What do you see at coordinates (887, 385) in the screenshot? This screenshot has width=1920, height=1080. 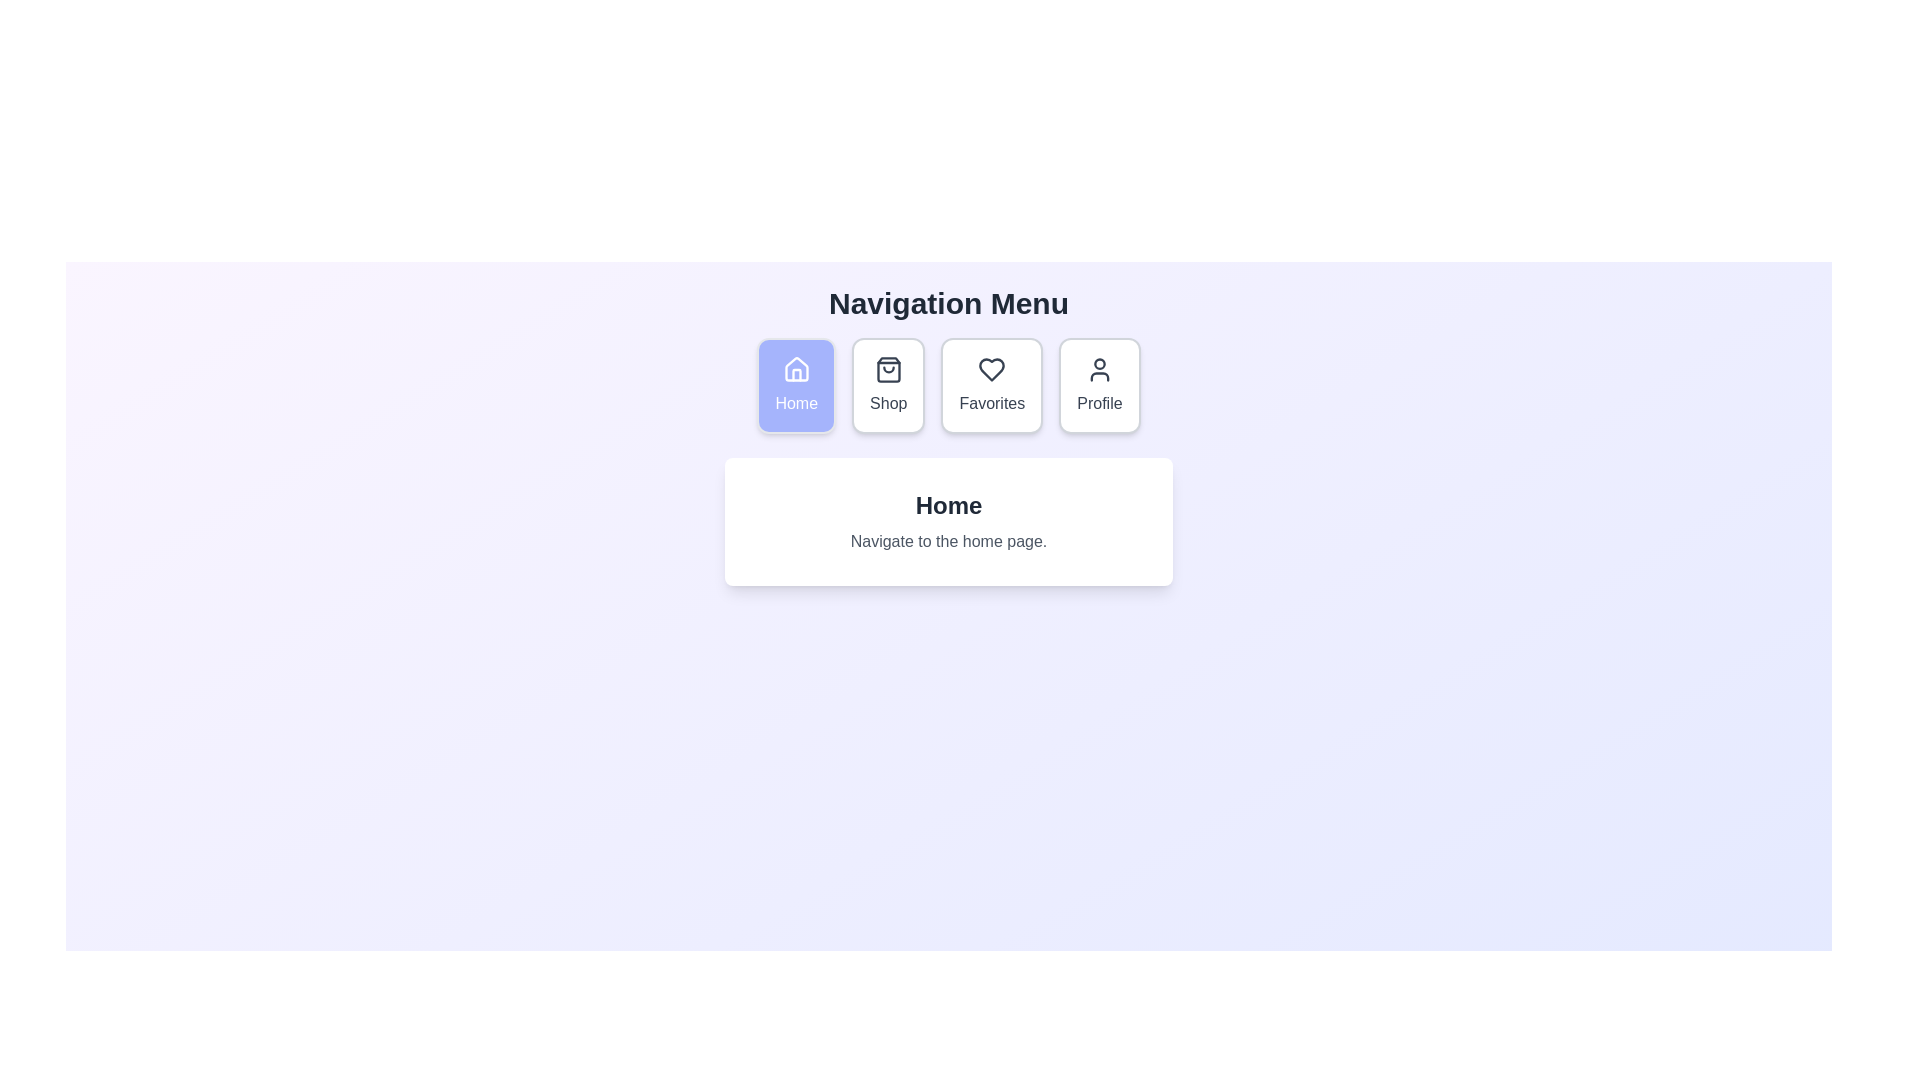 I see `the navigation button labeled 'Shop'` at bounding box center [887, 385].